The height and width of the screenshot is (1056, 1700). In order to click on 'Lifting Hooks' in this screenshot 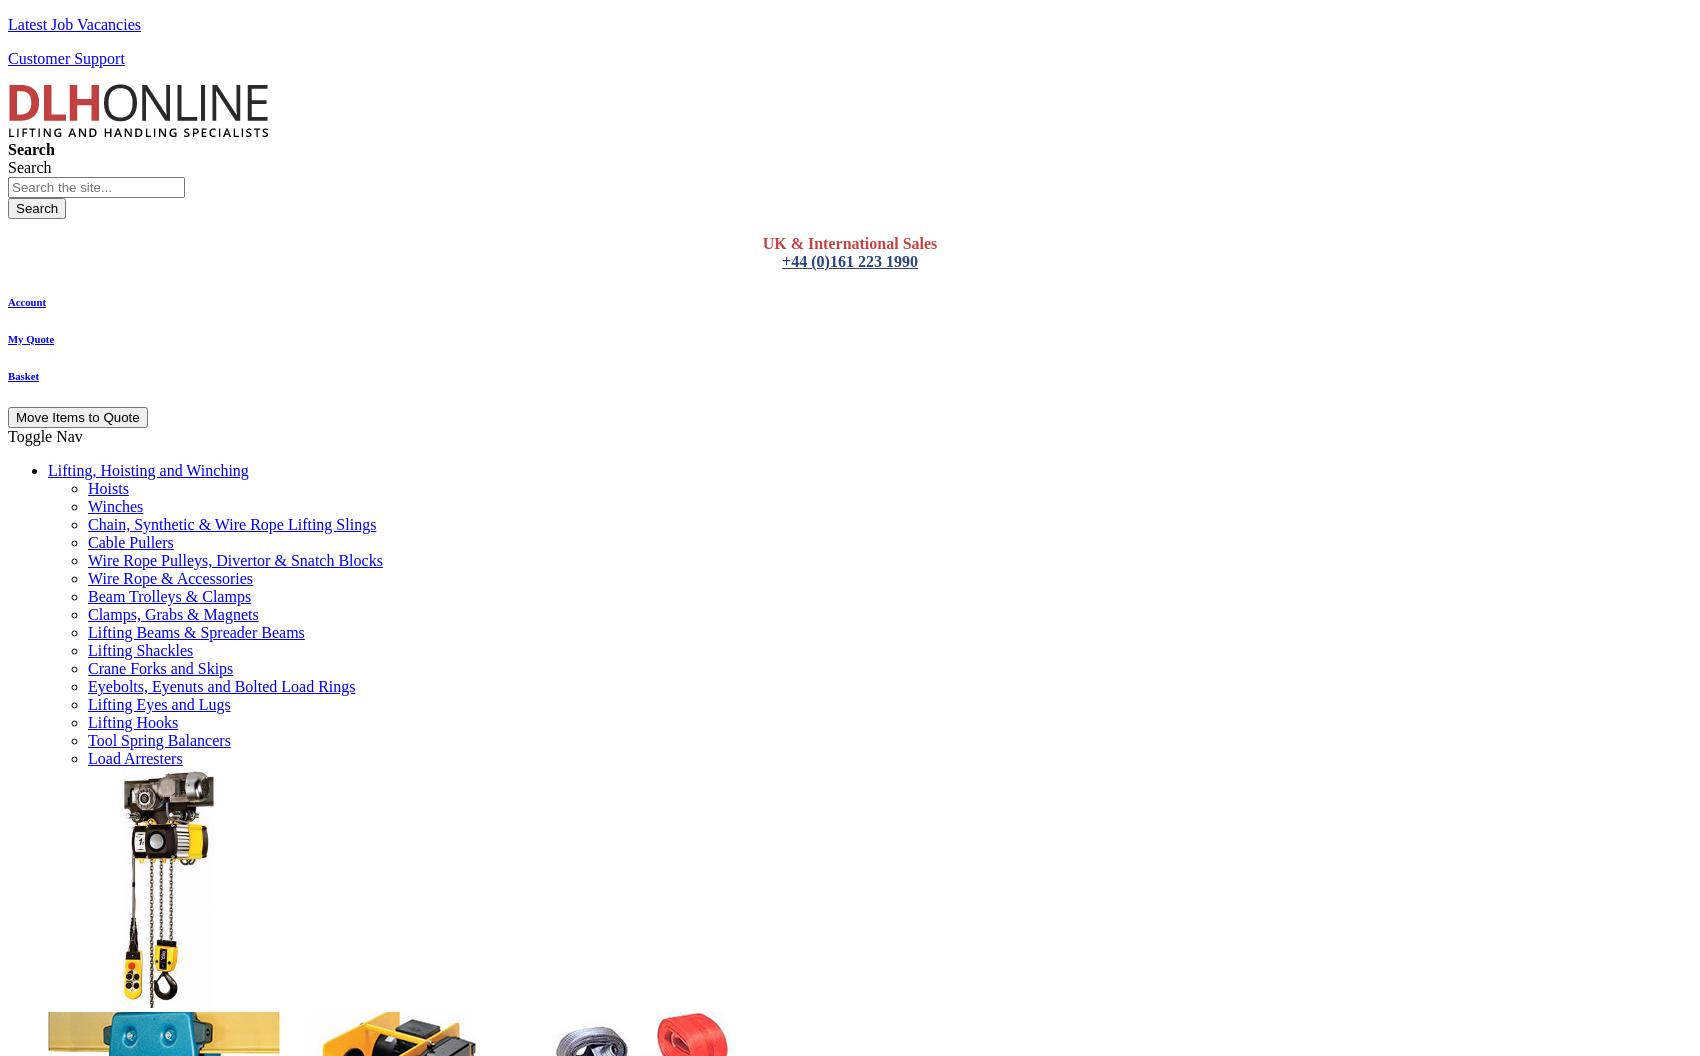, I will do `click(131, 721)`.